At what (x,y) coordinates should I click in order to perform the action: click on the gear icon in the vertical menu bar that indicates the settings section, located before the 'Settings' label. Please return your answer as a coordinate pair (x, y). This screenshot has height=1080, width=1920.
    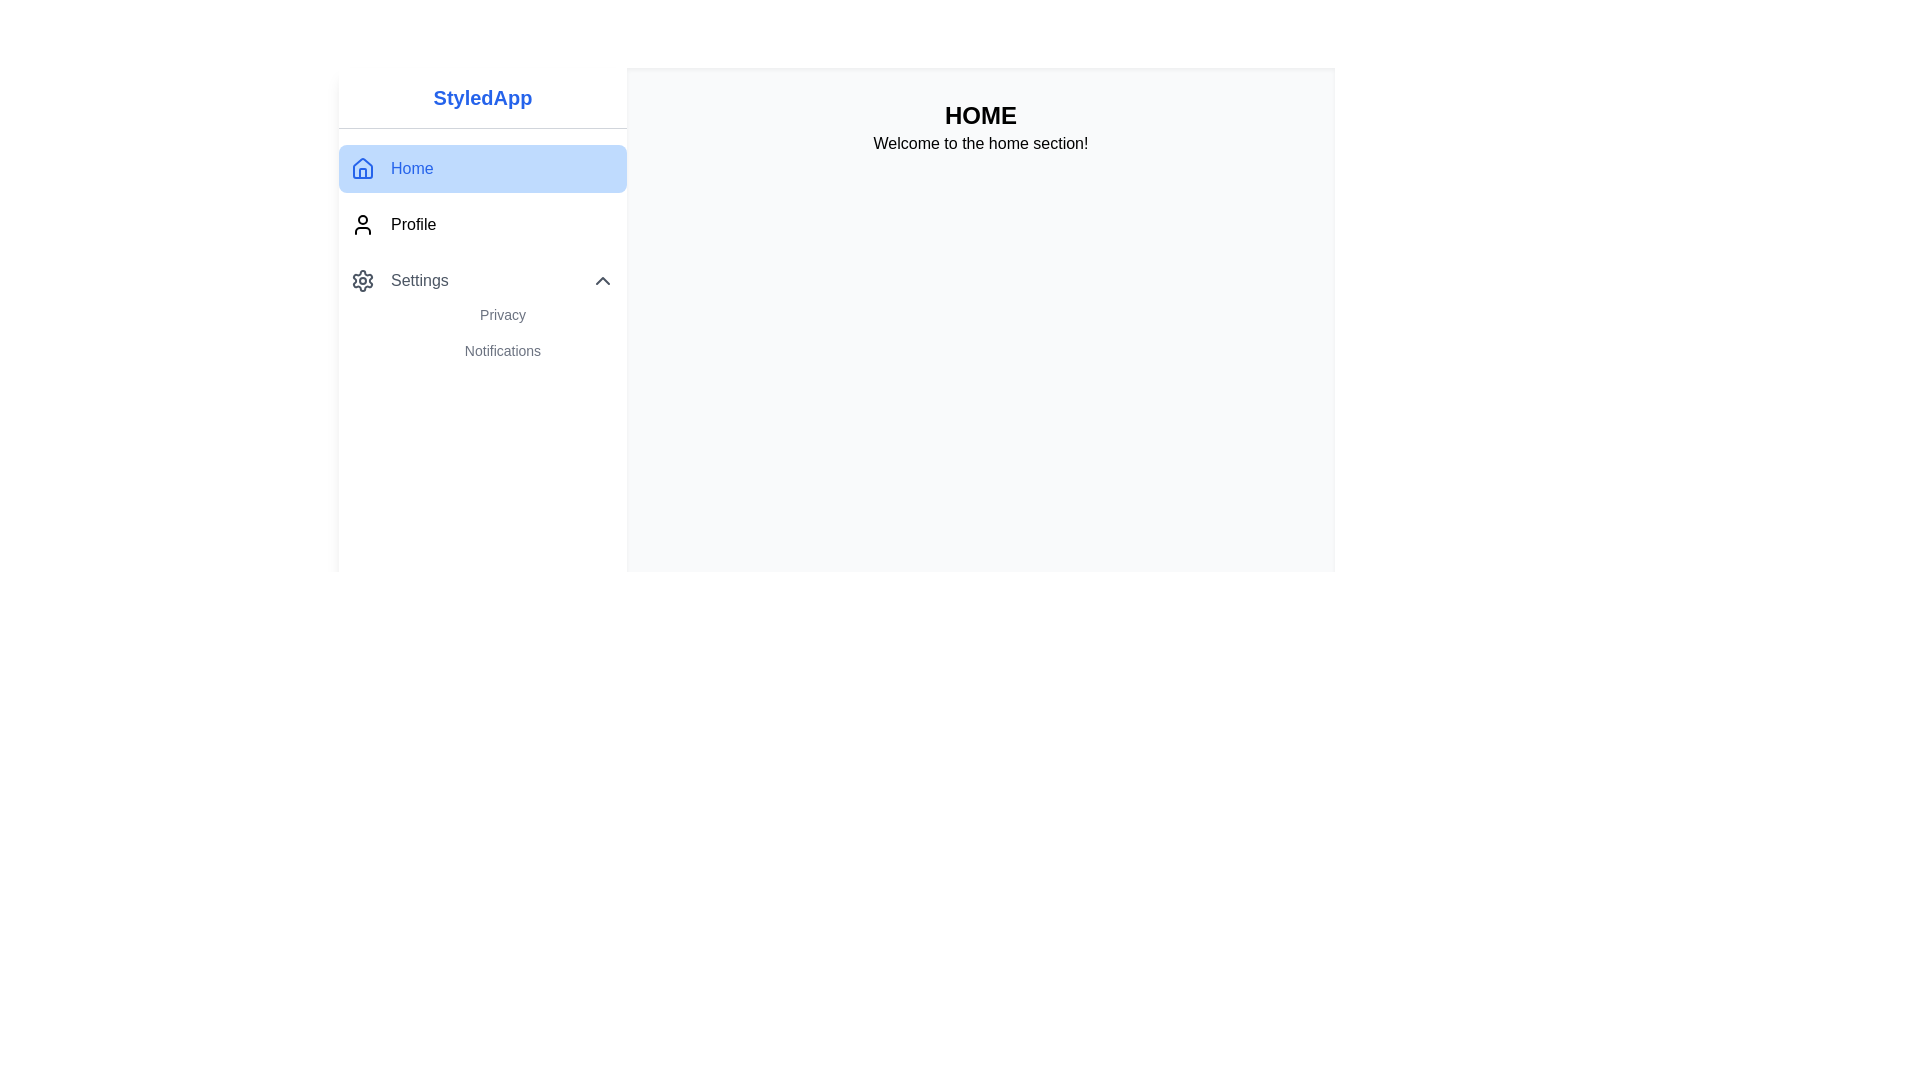
    Looking at the image, I should click on (363, 281).